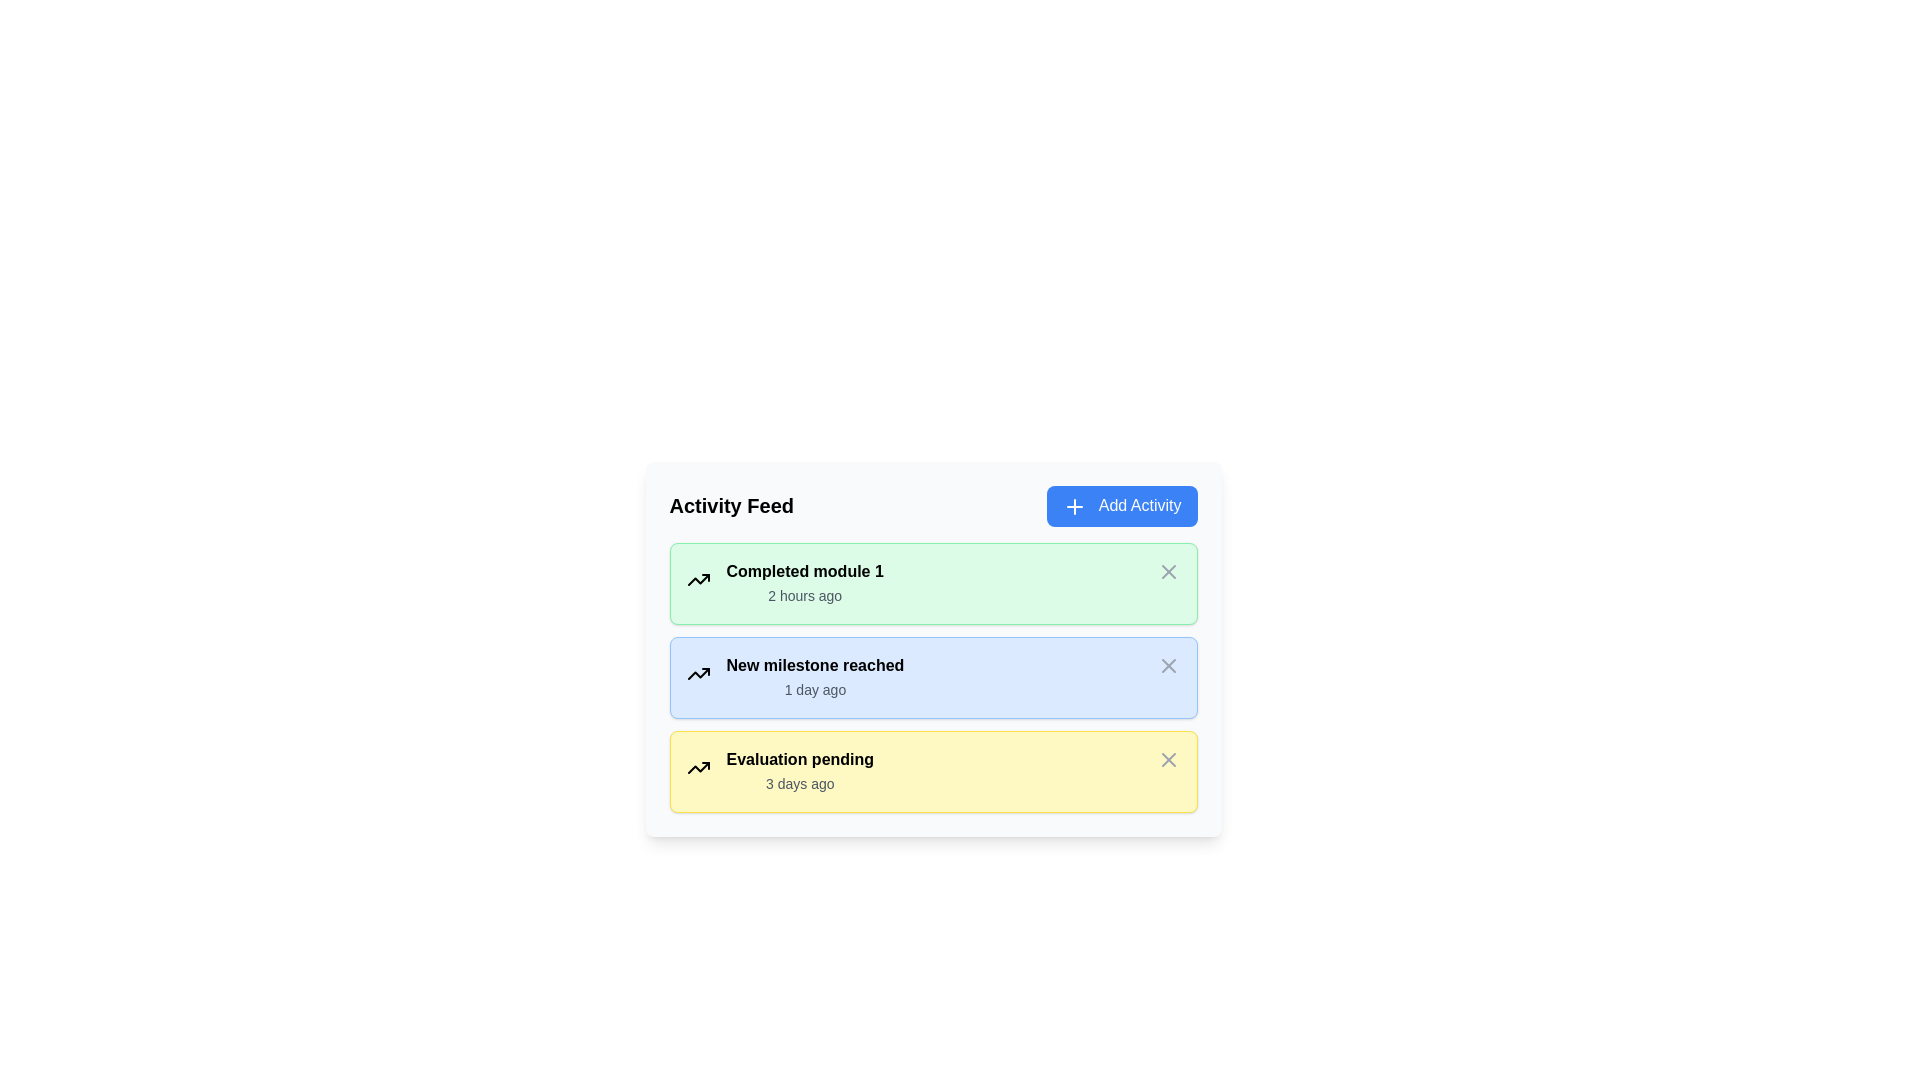  What do you see at coordinates (698, 766) in the screenshot?
I see `the decorative or informative icon that represents a trending or progress-related theme, located in the third and bottom rectangular card of the activity feed items, adjacent to the bold title text 'Evaluation pending'` at bounding box center [698, 766].